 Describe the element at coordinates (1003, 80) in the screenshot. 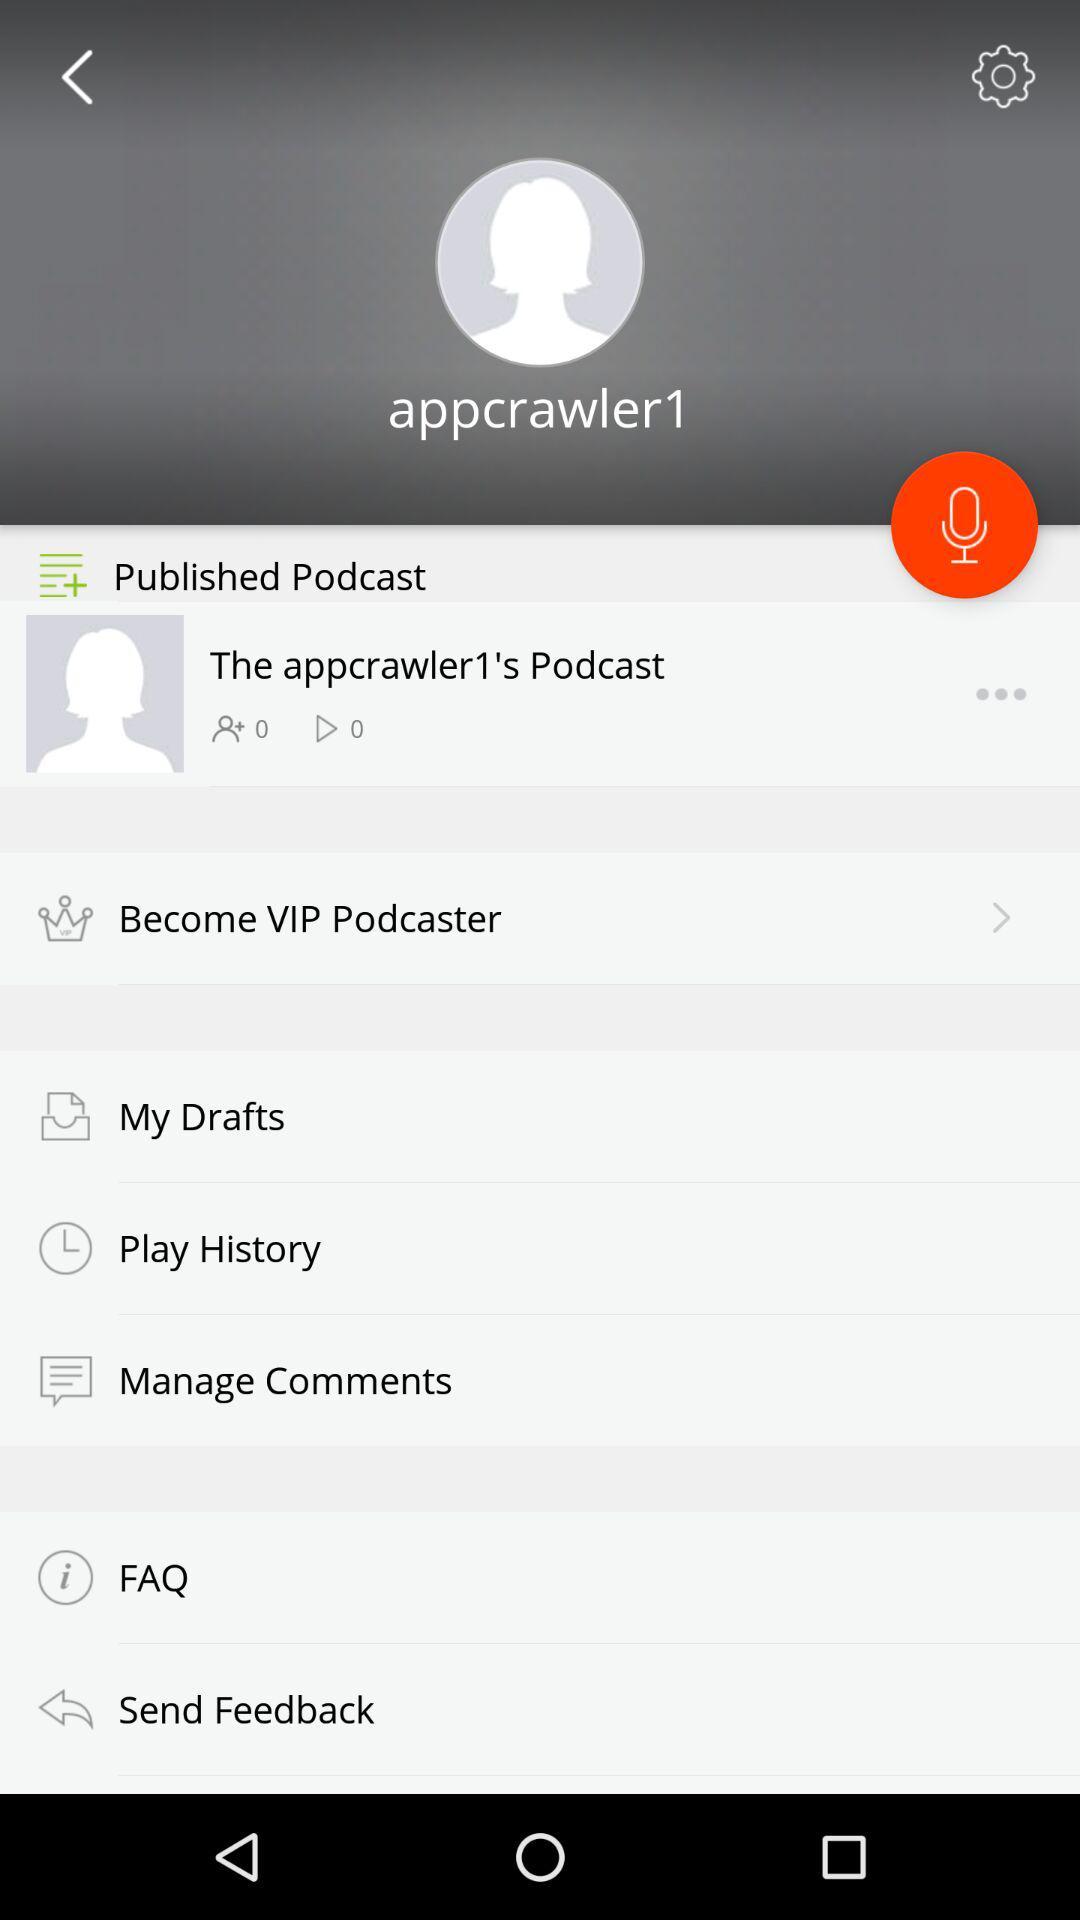

I see `the settings icon` at that location.